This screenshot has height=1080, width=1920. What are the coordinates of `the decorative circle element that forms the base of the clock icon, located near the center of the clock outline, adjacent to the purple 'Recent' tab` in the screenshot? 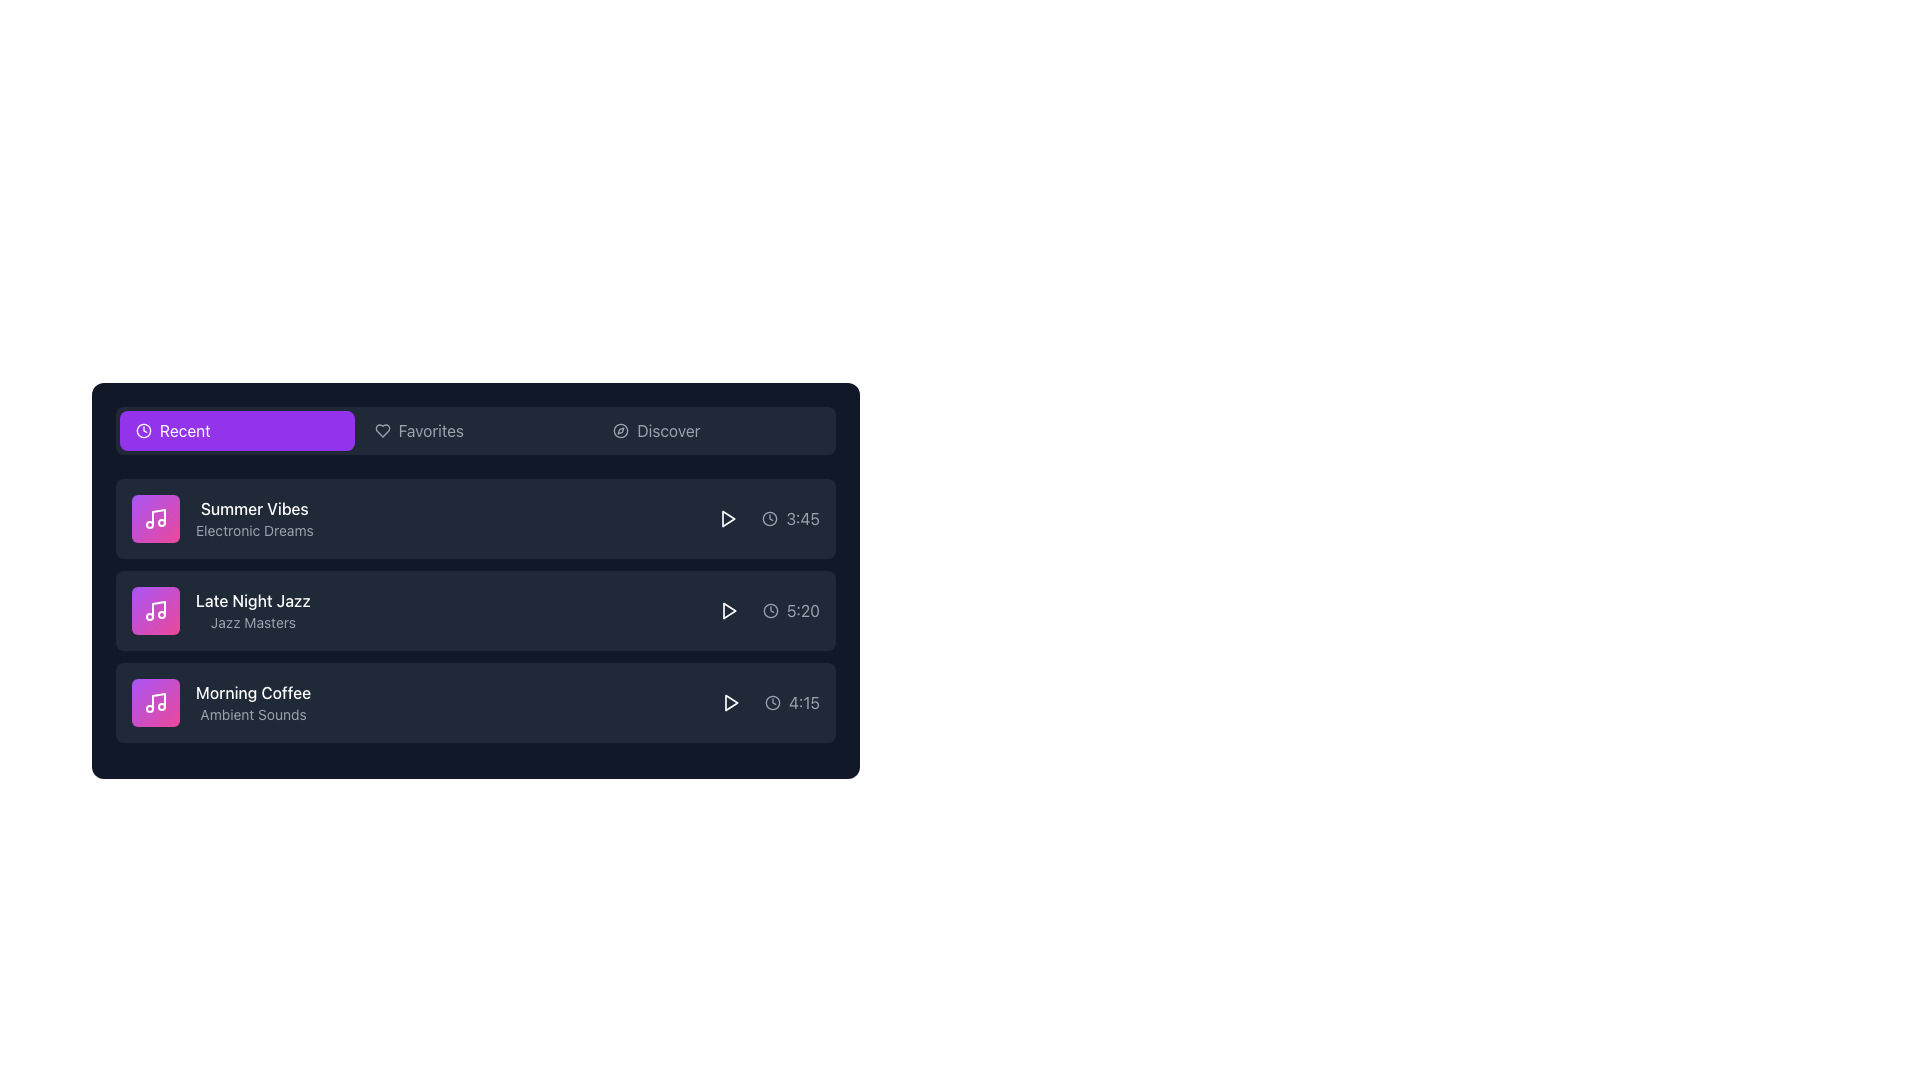 It's located at (143, 430).